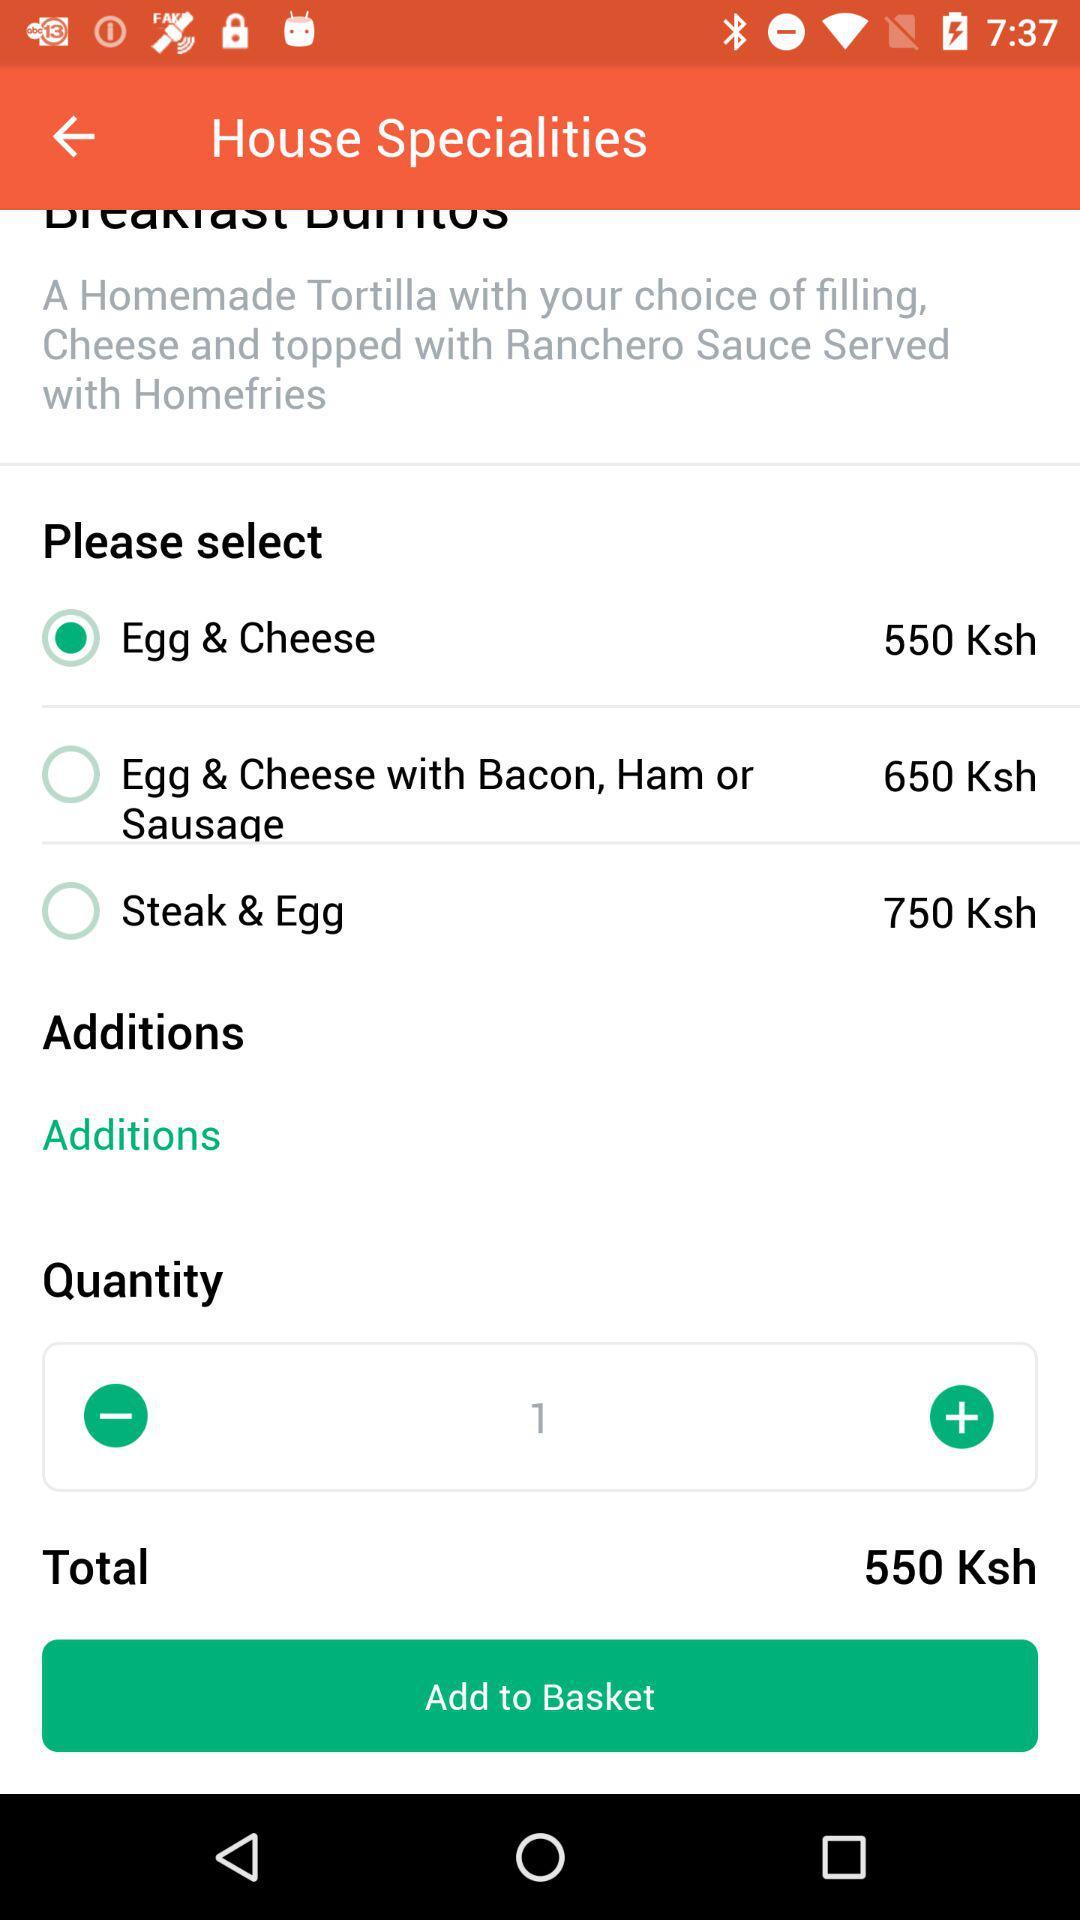  What do you see at coordinates (116, 1415) in the screenshot?
I see `the minus icon` at bounding box center [116, 1415].